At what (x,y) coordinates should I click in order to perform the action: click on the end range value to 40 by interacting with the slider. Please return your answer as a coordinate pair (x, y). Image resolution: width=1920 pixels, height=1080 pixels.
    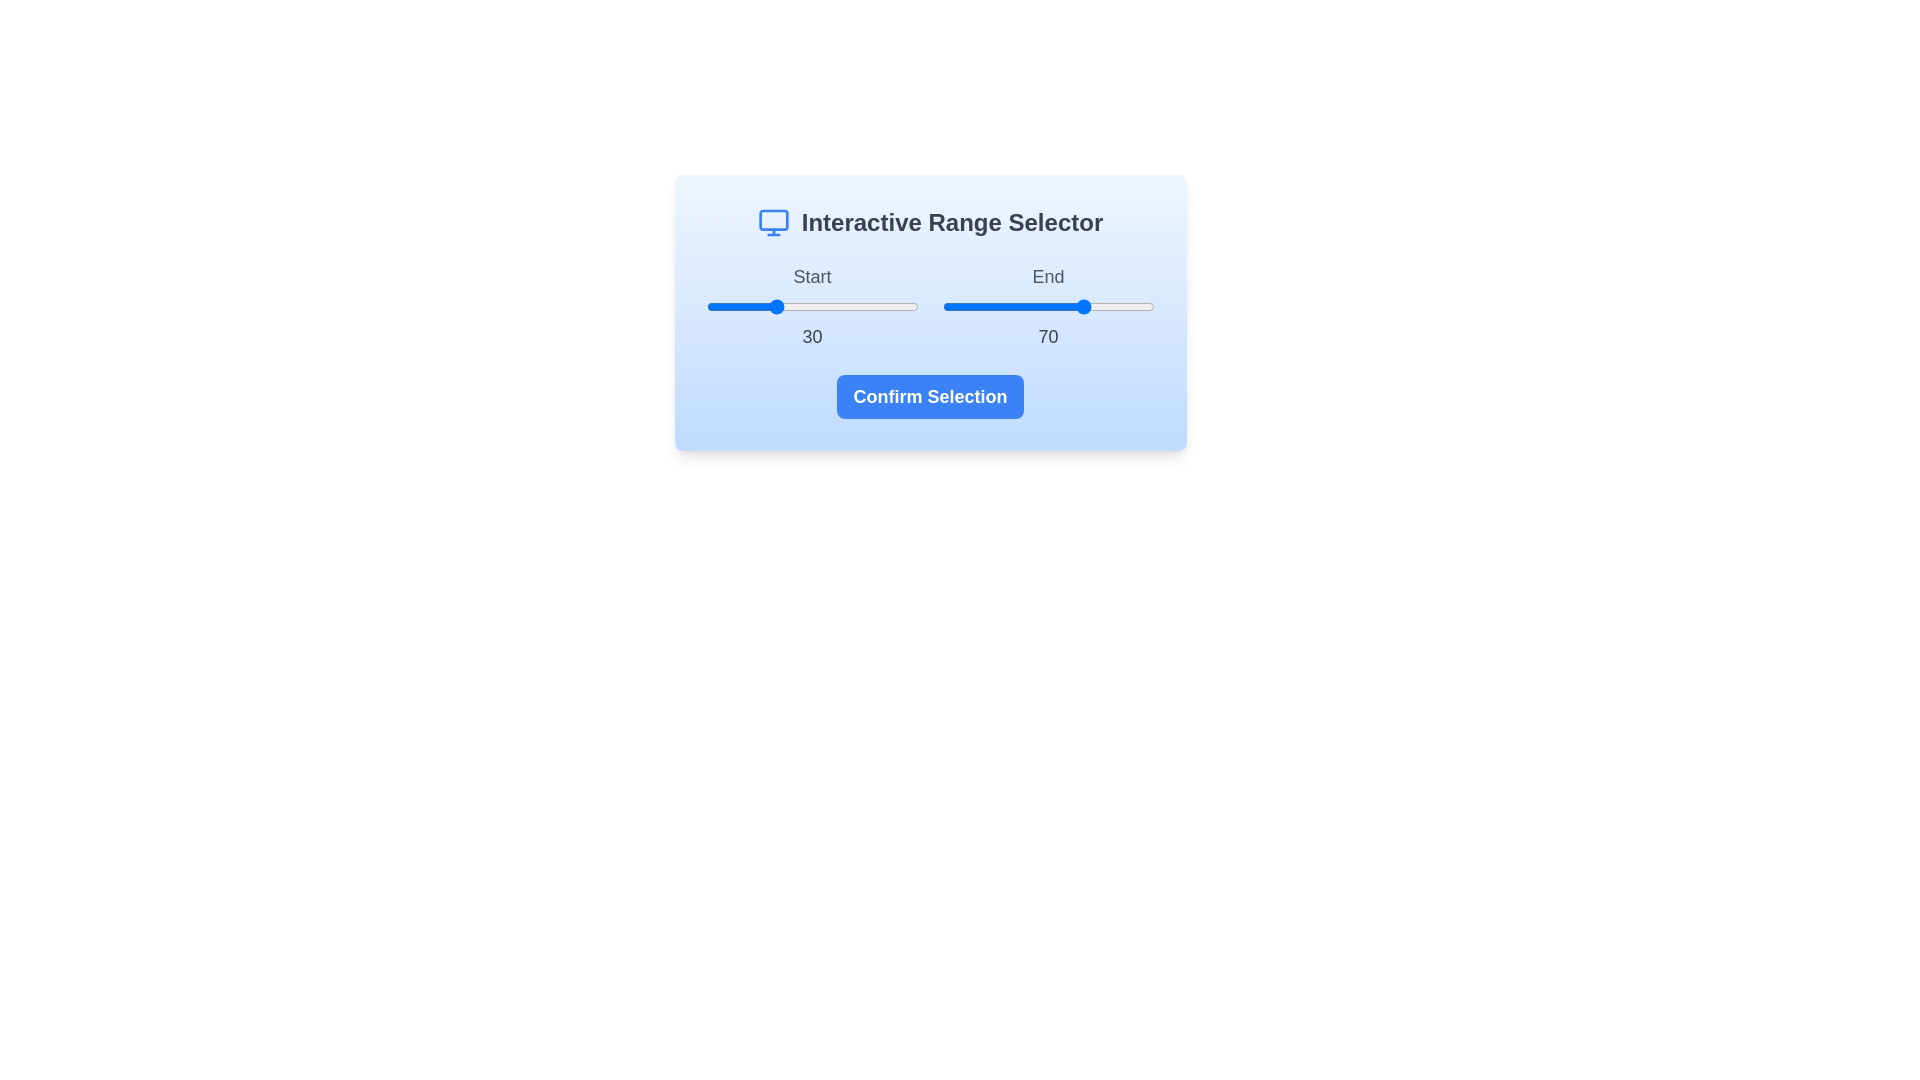
    Looking at the image, I should click on (1027, 307).